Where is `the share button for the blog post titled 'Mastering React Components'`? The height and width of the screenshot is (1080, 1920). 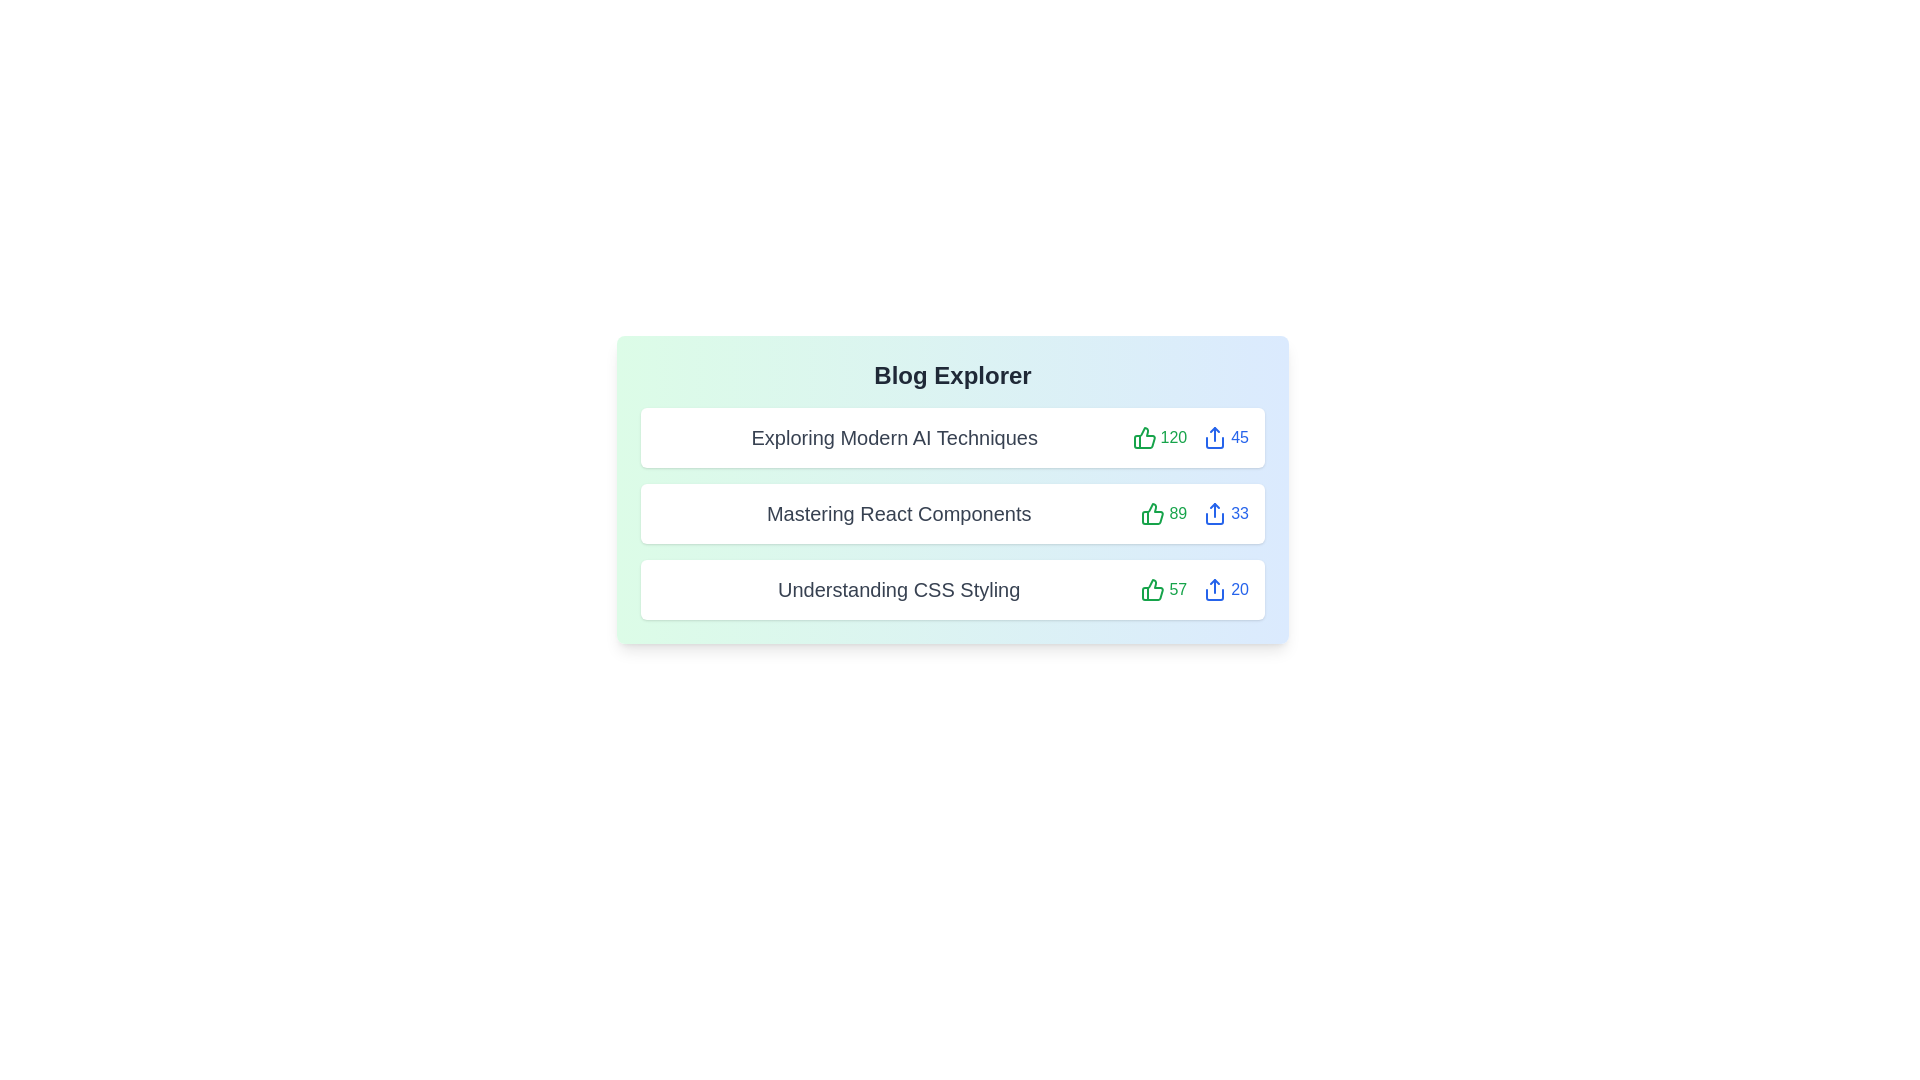 the share button for the blog post titled 'Mastering React Components' is located at coordinates (1225, 512).